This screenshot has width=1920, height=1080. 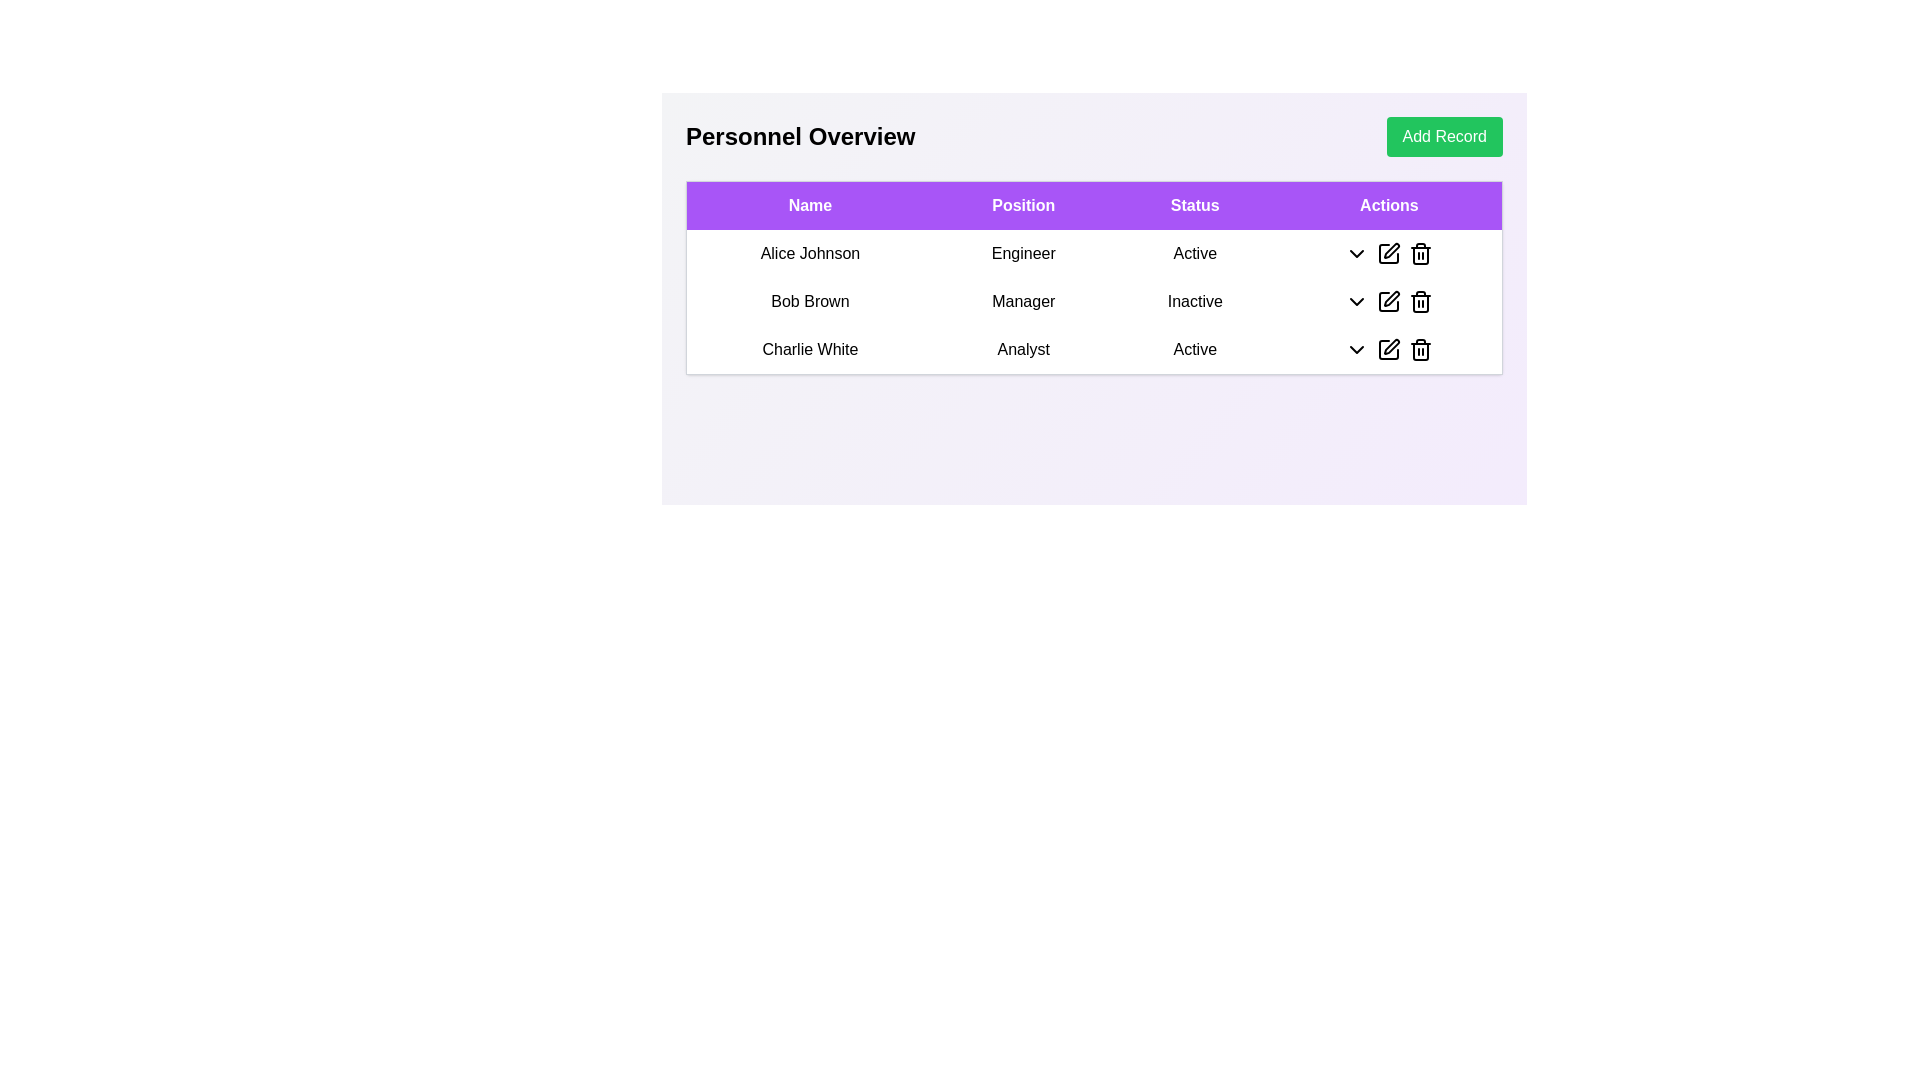 I want to click on the edit icon button in the 'Actions' column of the first row in the table, located next to 'Alice Johnson', so click(x=1391, y=249).